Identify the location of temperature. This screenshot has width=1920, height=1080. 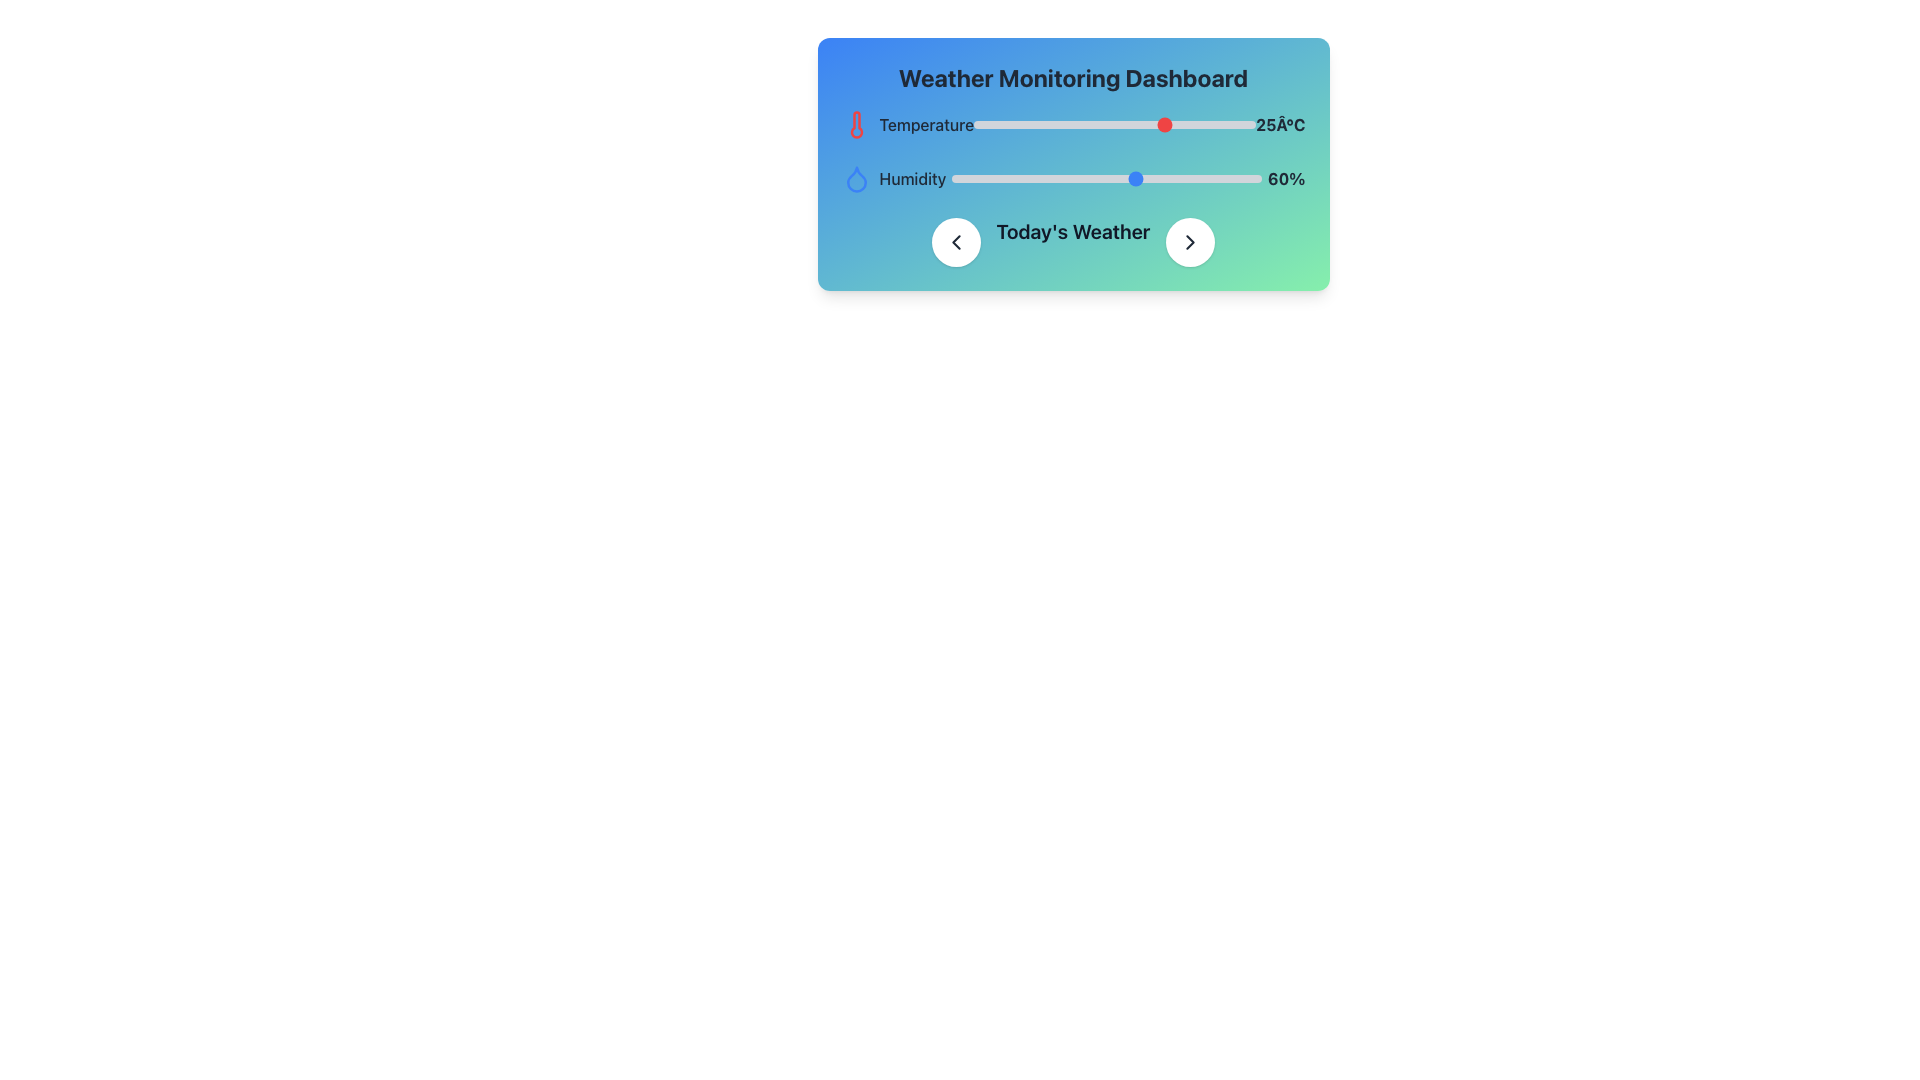
(1023, 124).